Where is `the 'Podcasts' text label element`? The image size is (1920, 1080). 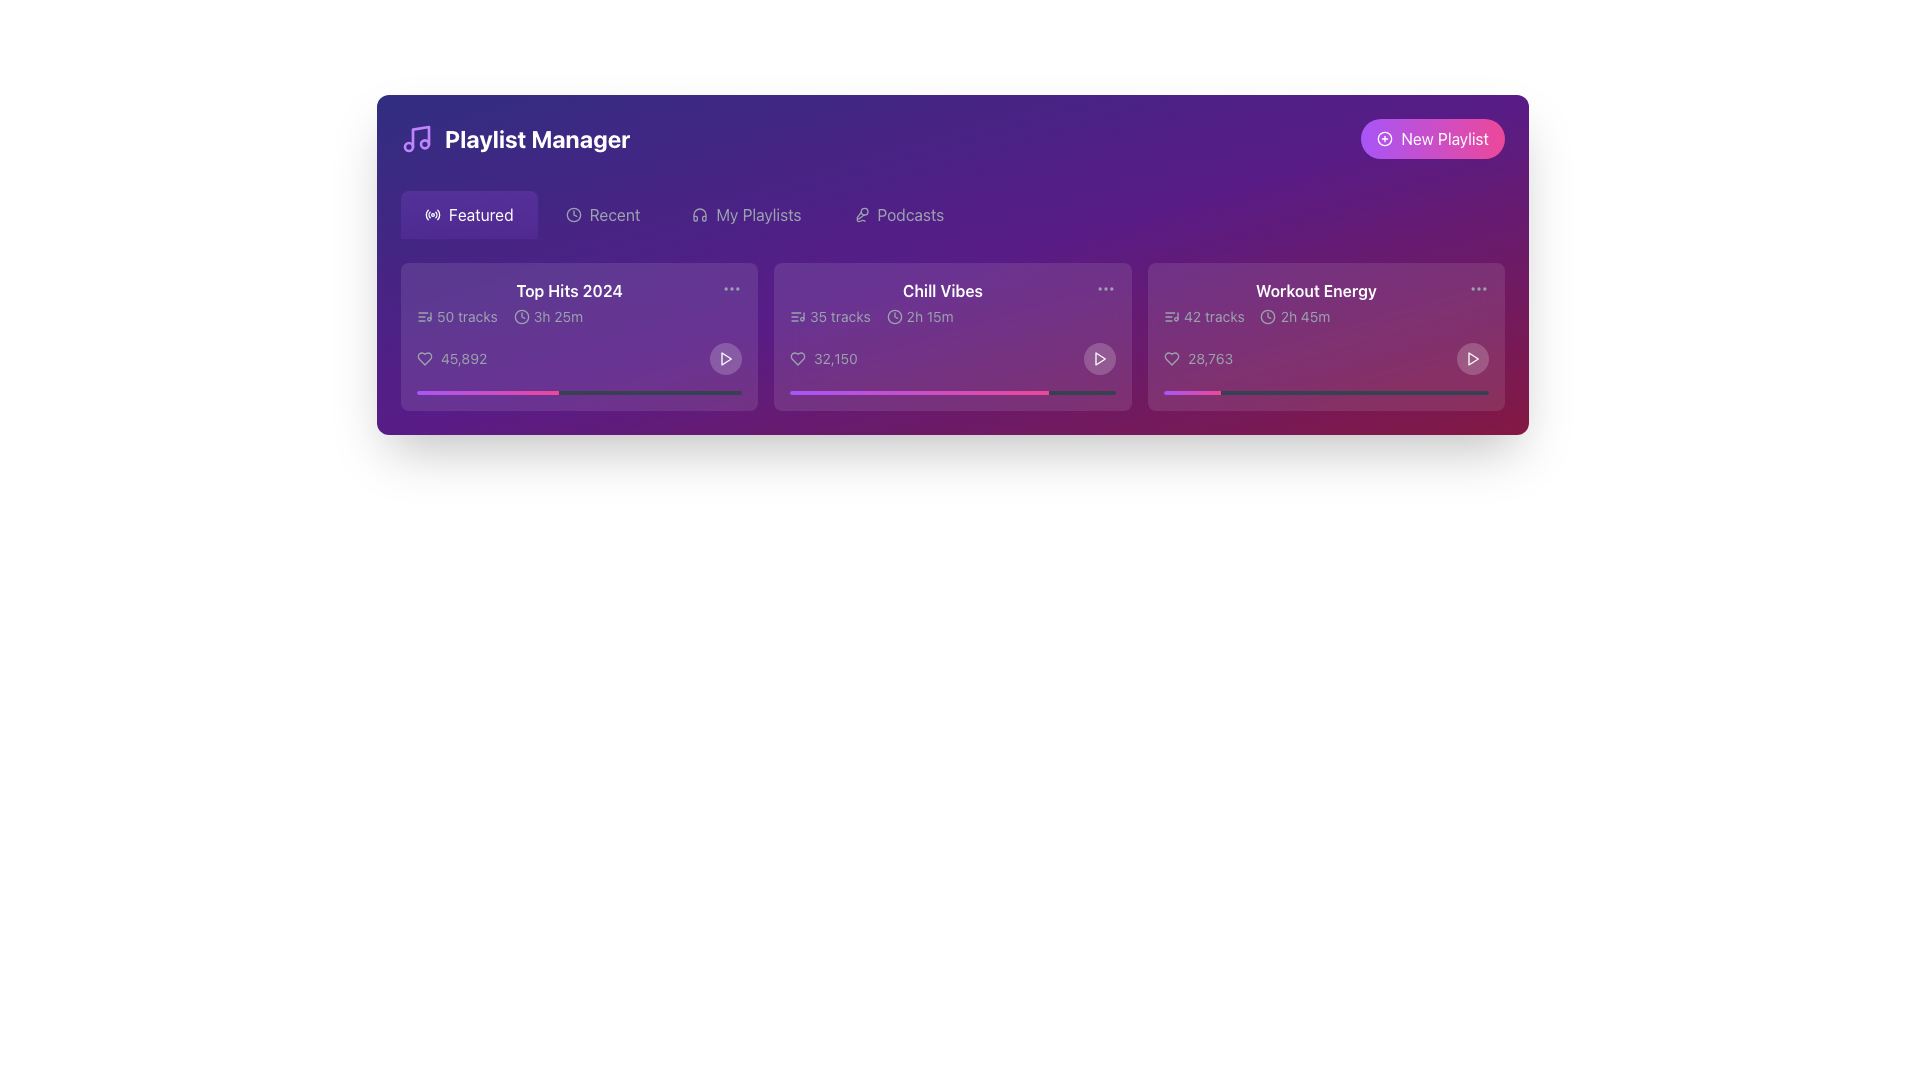 the 'Podcasts' text label element is located at coordinates (909, 215).